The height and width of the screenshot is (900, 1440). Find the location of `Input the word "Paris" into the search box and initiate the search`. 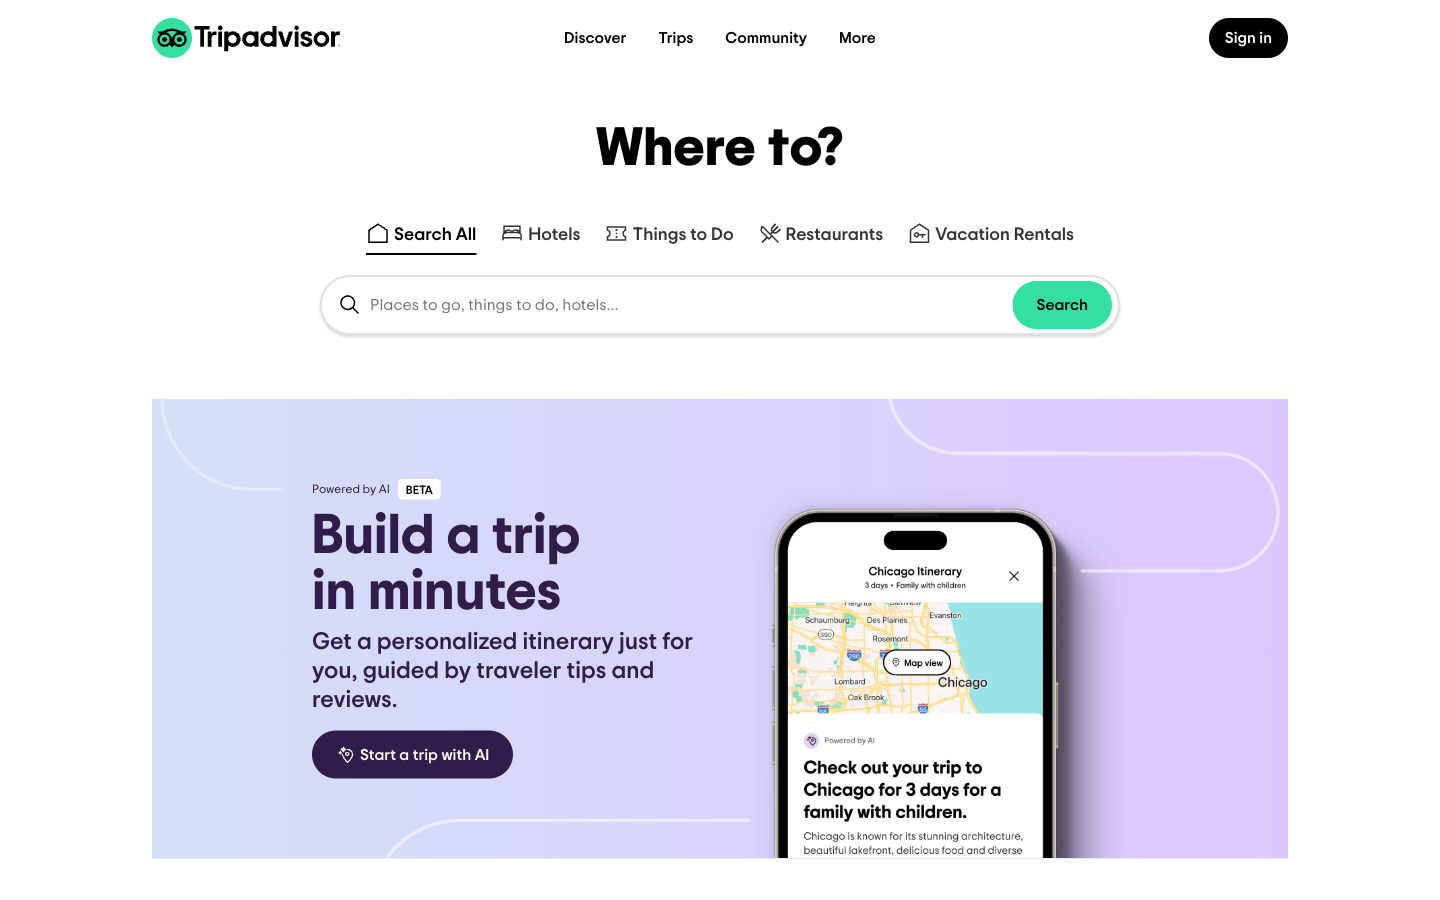

Input the word "Paris" into the search box and initiate the search is located at coordinates (539, 226).